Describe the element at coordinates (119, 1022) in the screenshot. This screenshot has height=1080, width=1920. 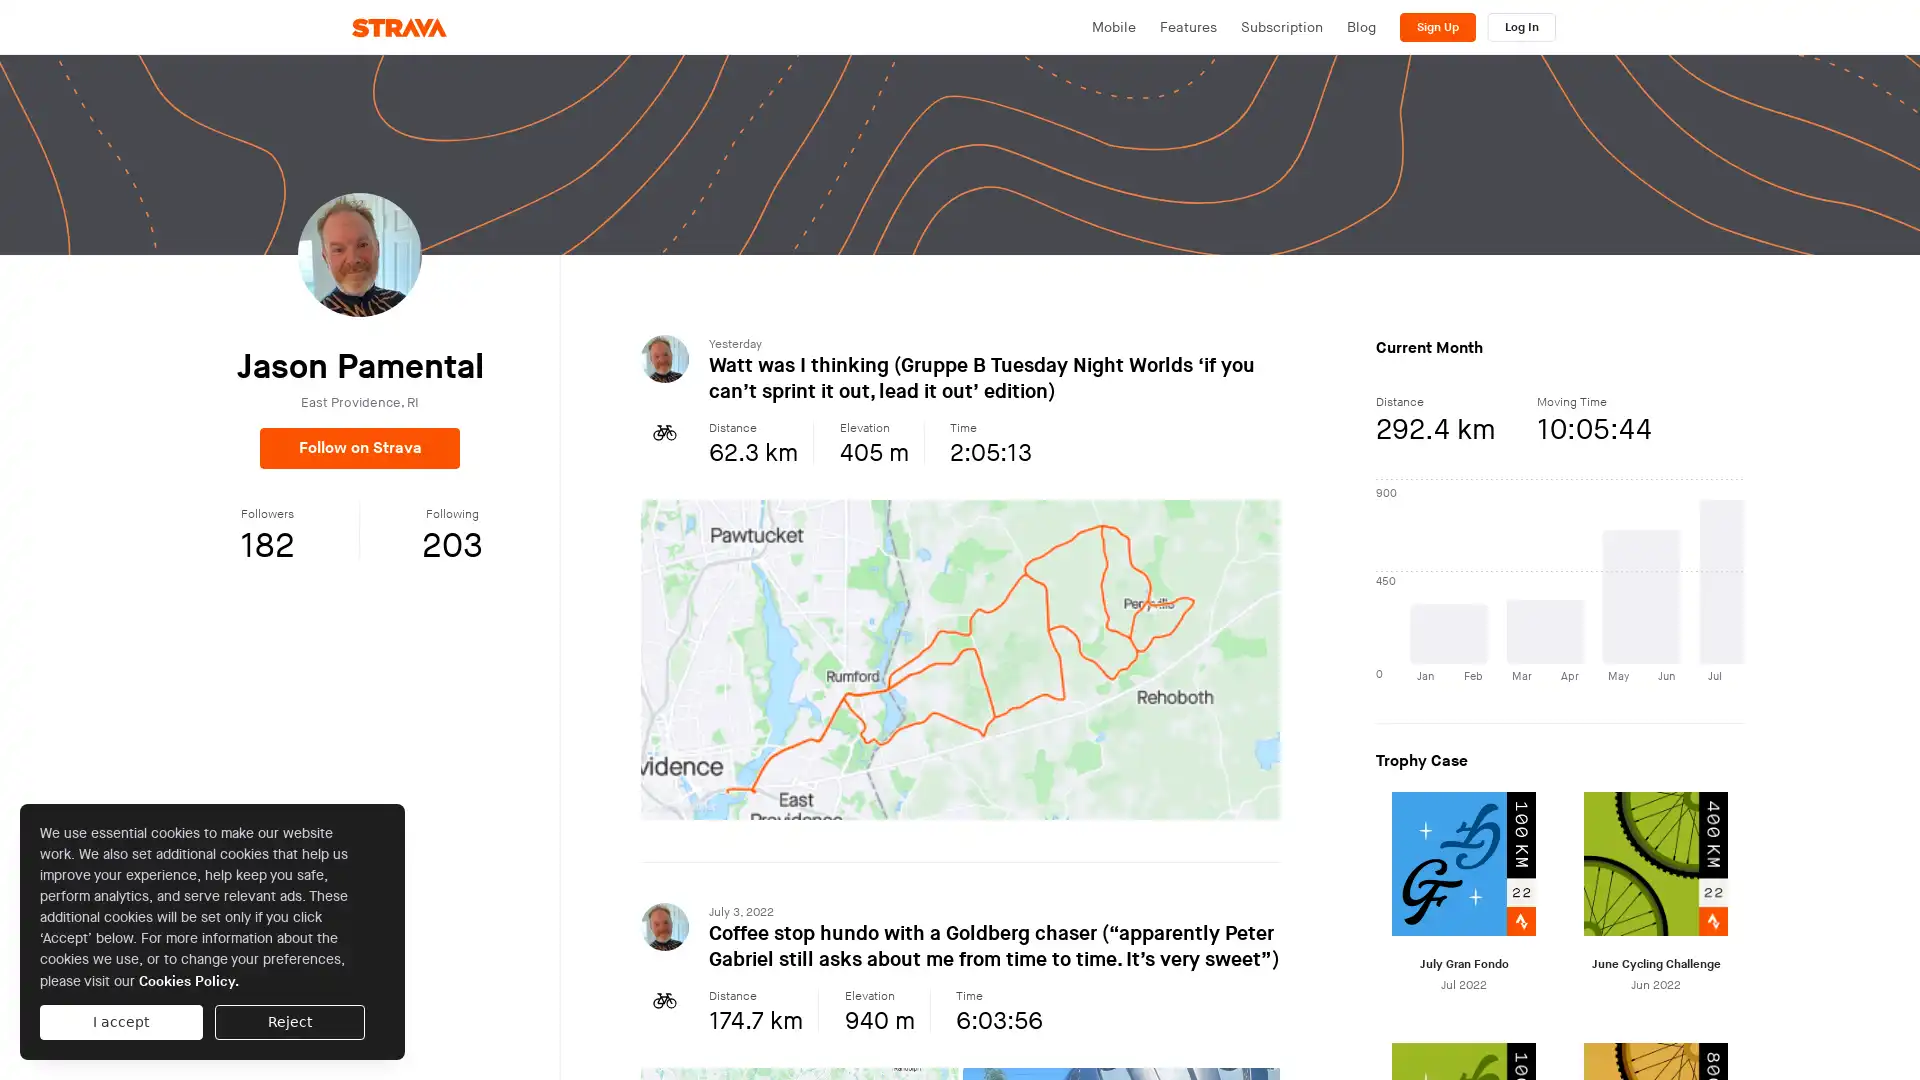
I see `I accept` at that location.